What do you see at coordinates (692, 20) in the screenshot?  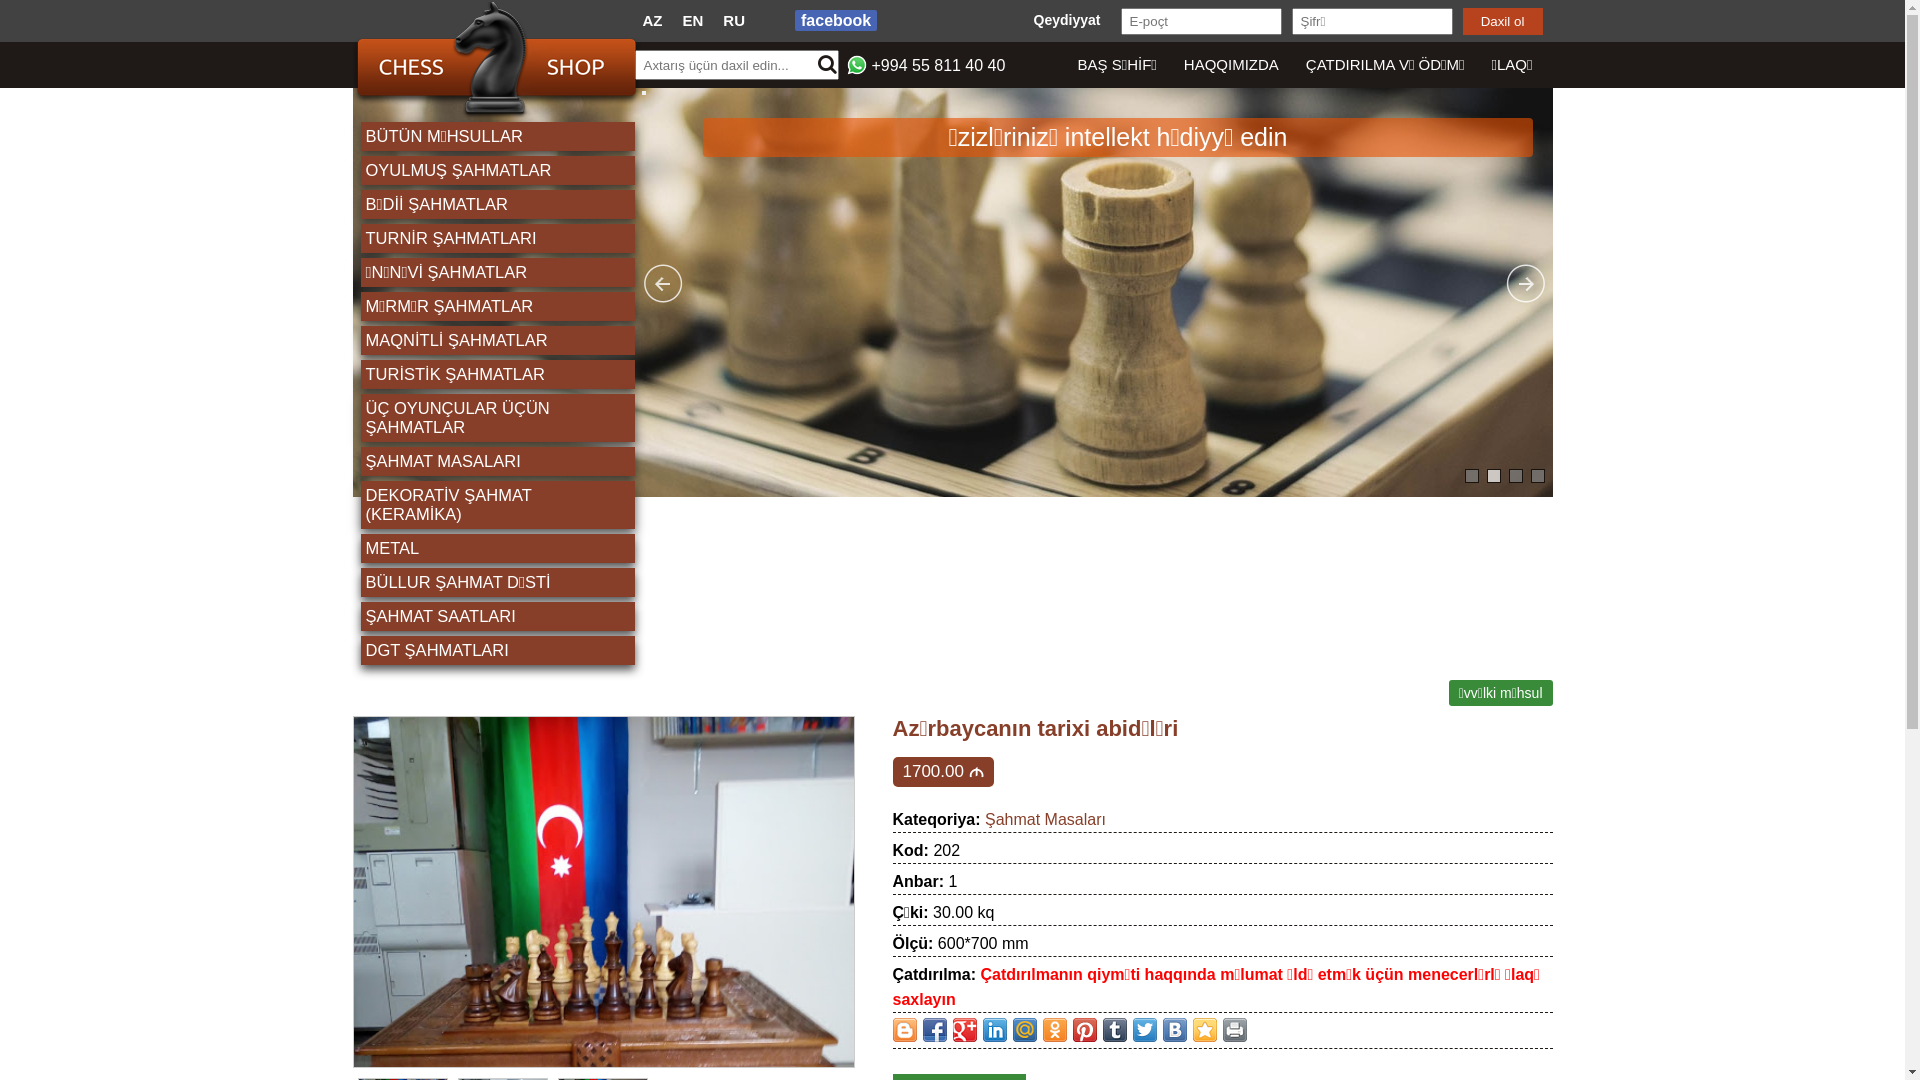 I see `'EN'` at bounding box center [692, 20].